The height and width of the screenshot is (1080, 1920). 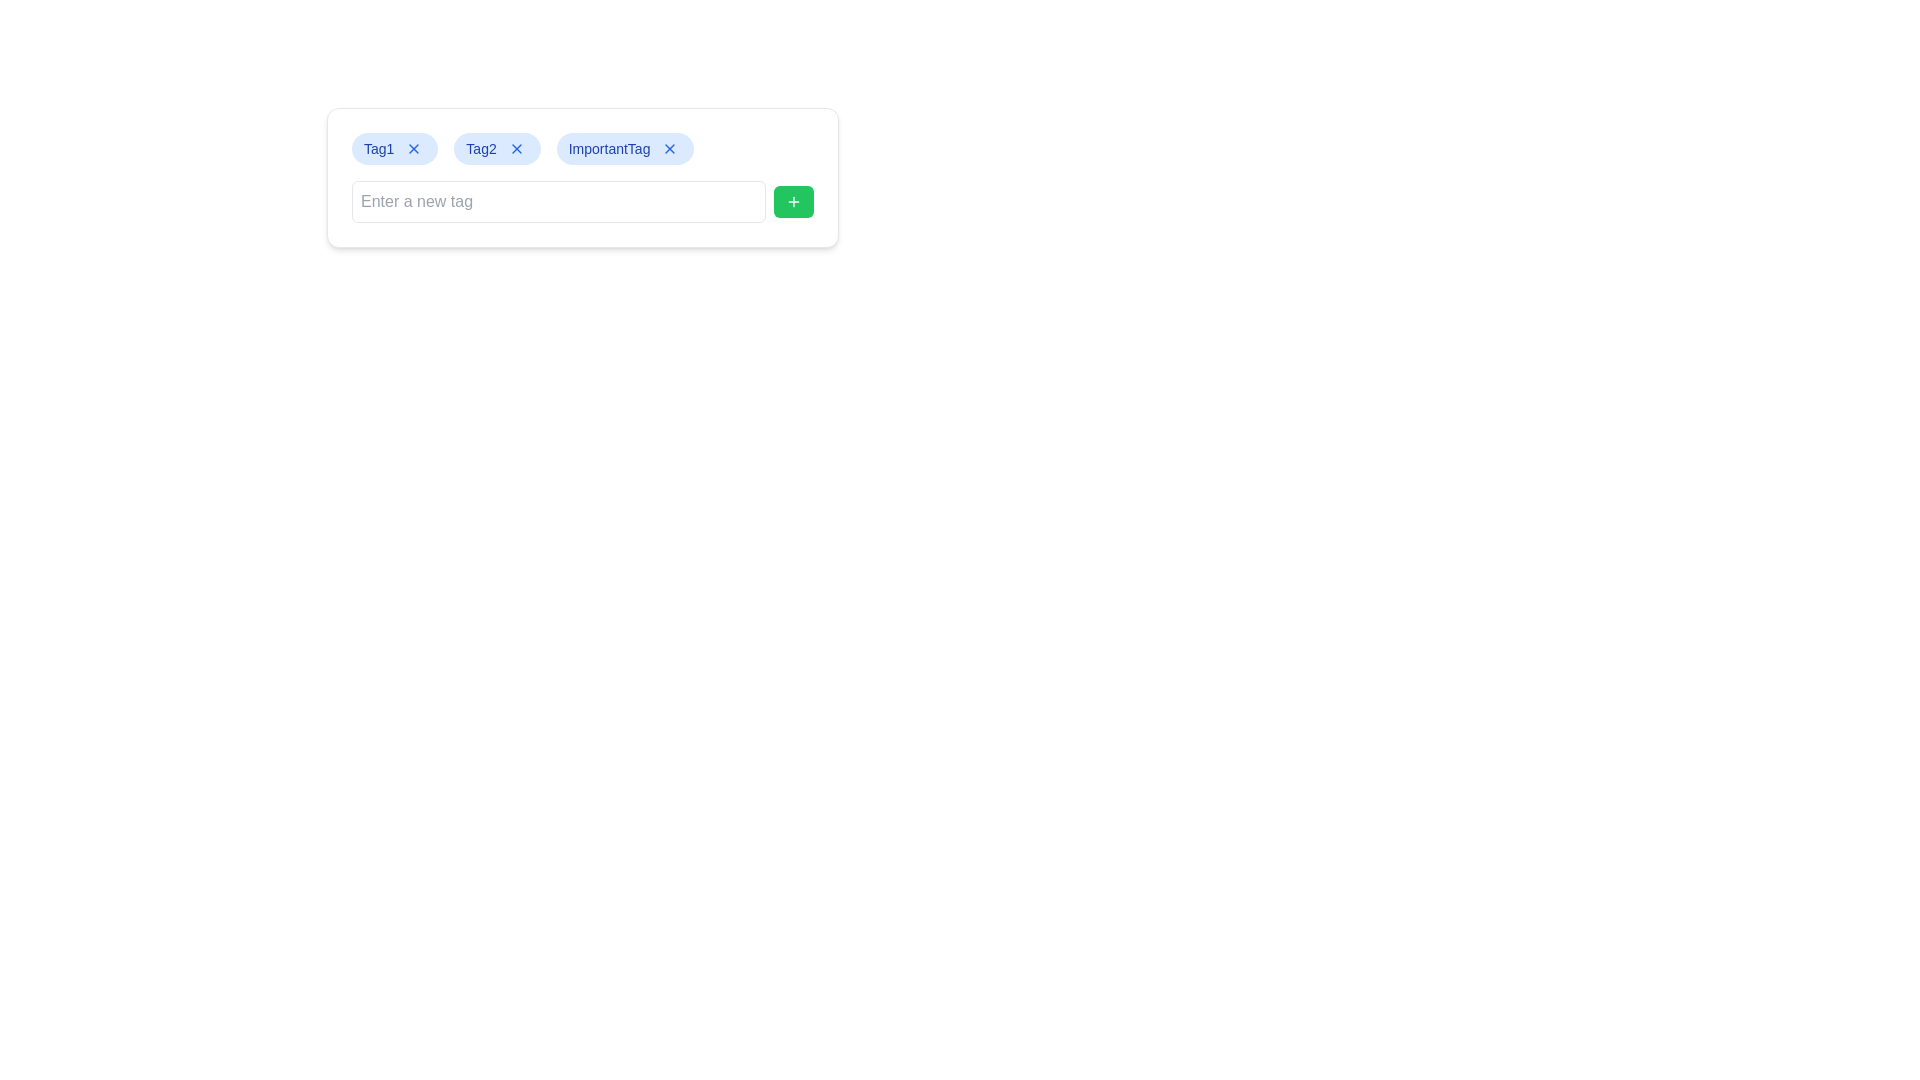 I want to click on the 'x' icon on a tag label within the horizontal arrangement of rounded pills with a light blue background, so click(x=581, y=148).